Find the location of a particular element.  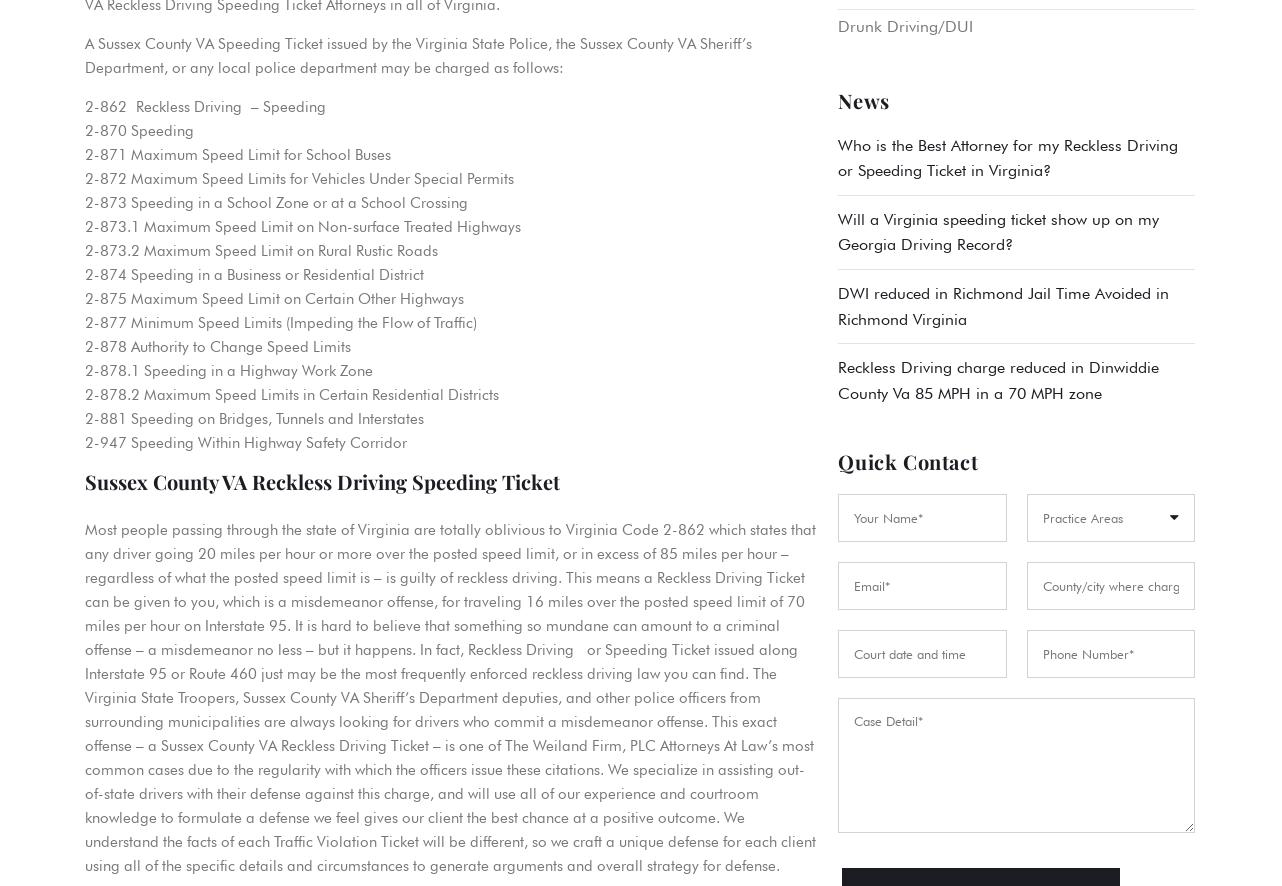

'2-873.1 Maximum Speed Limit on Non-surface Treated Highways' is located at coordinates (302, 225).